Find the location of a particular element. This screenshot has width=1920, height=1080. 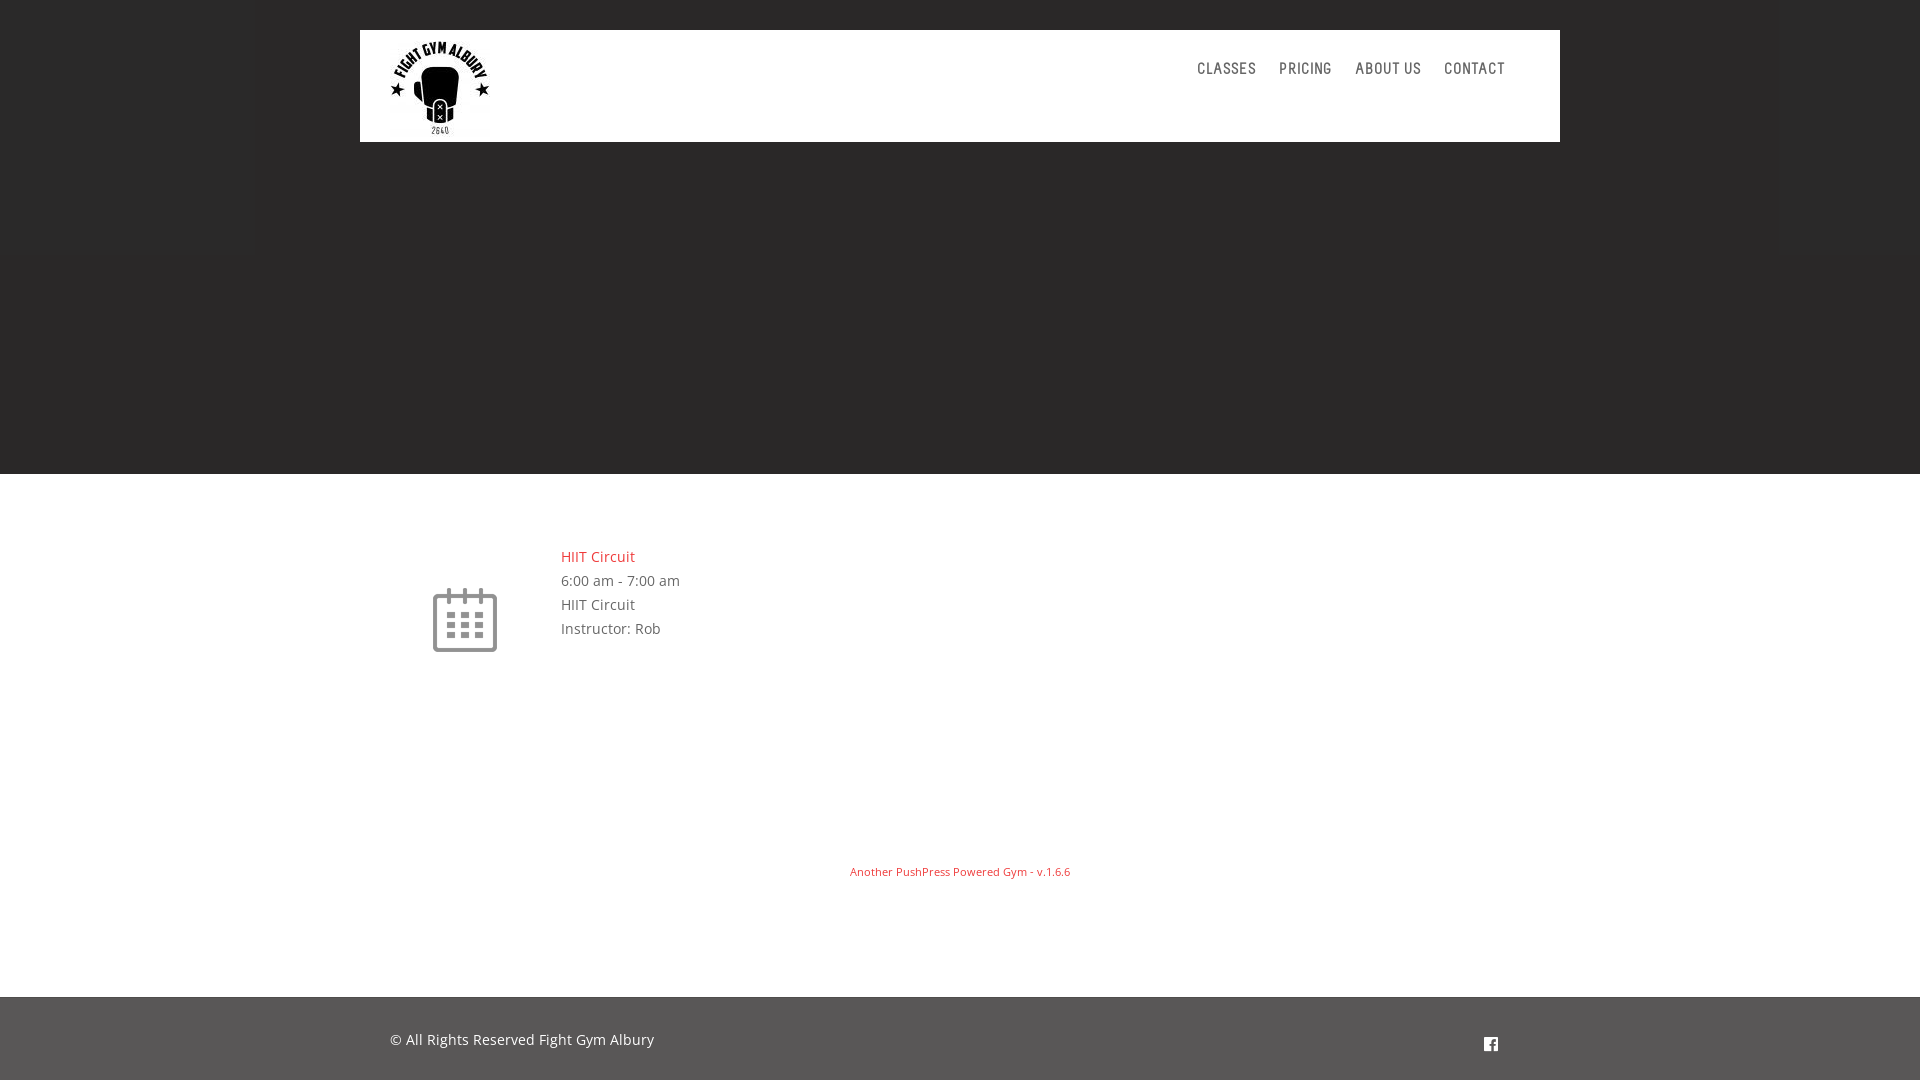

'CLASSES' is located at coordinates (1225, 69).